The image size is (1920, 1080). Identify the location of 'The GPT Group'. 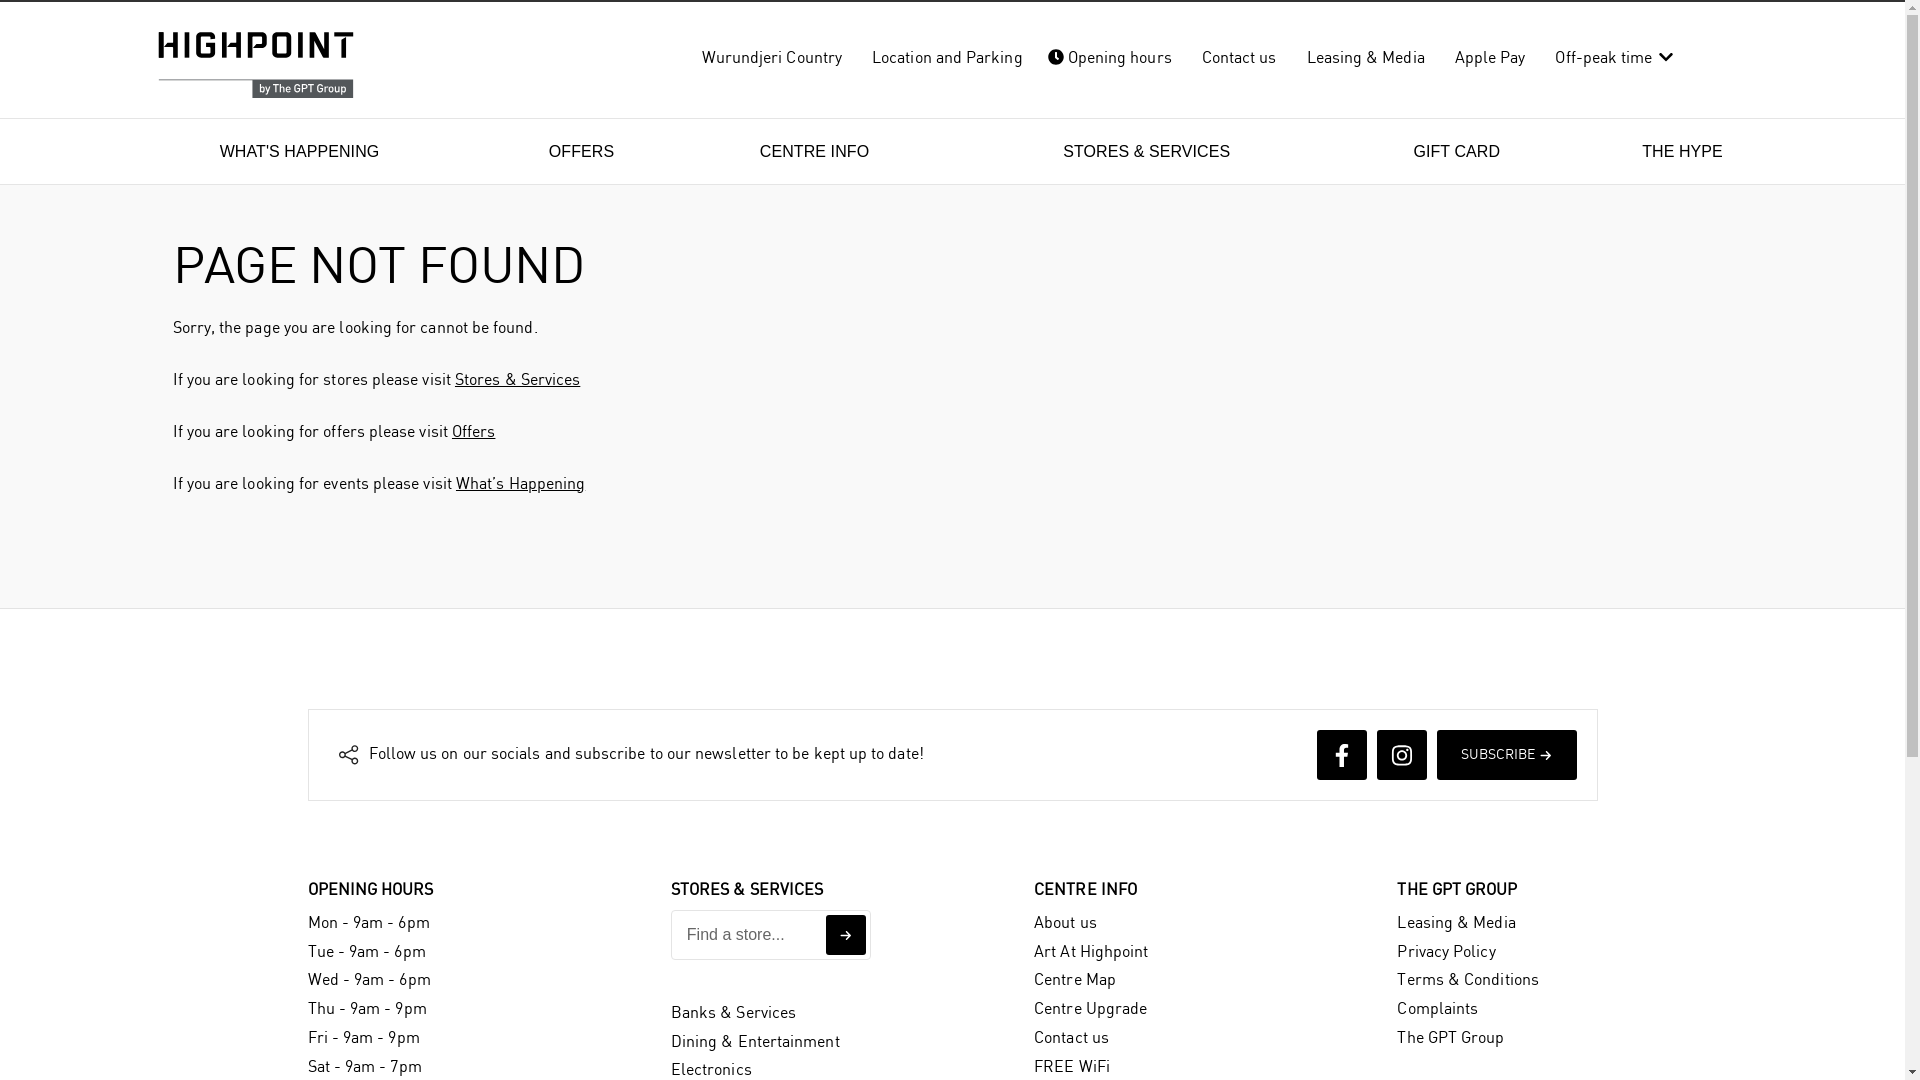
(1395, 1037).